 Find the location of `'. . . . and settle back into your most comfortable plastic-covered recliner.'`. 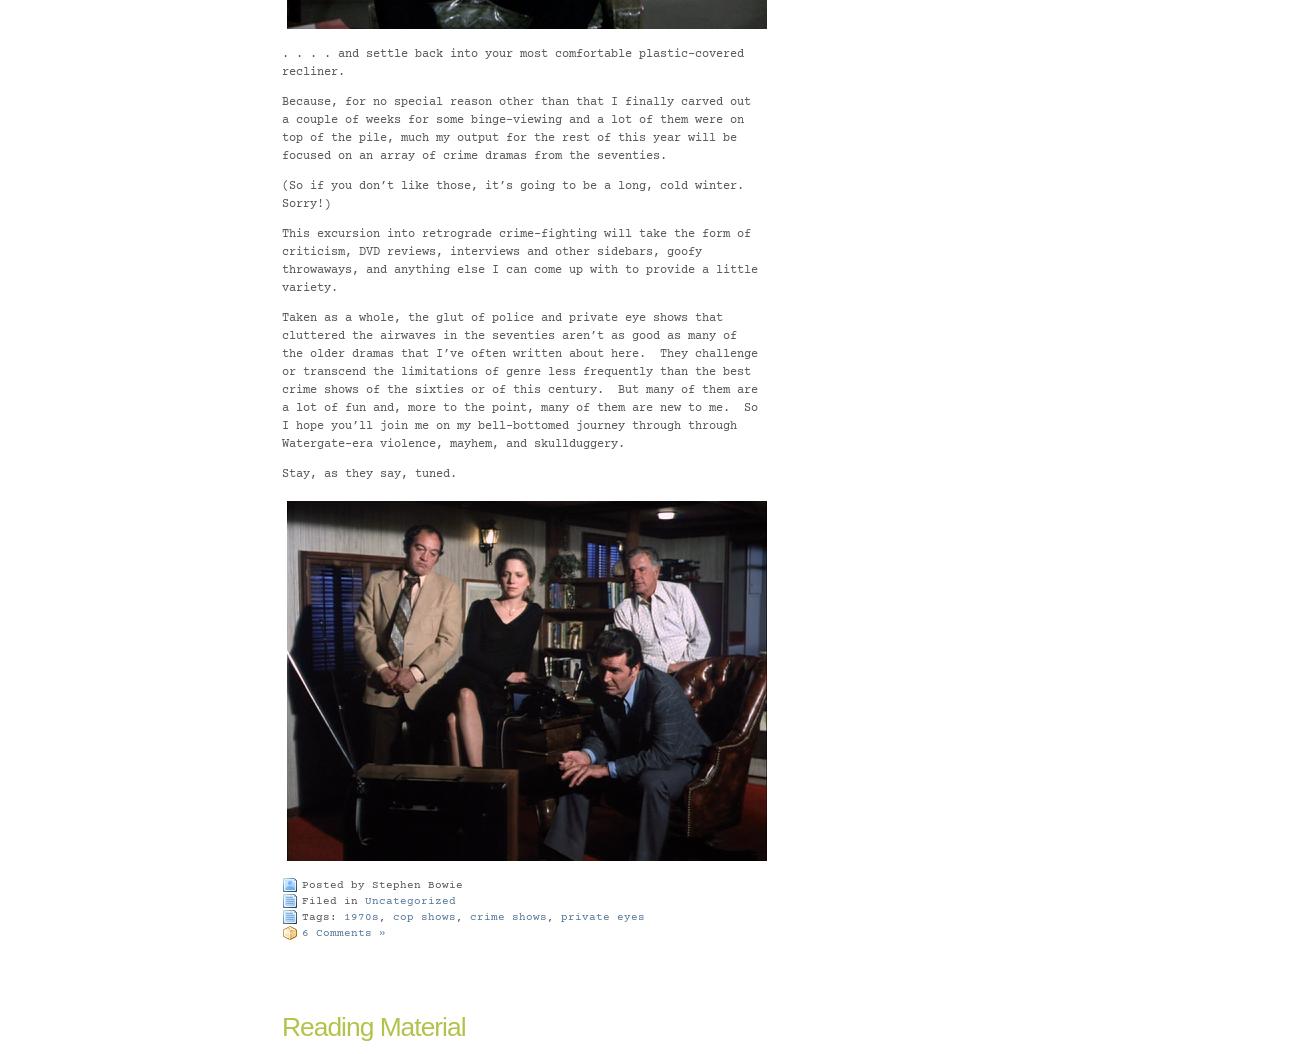

'. . . . and settle back into your most comfortable plastic-covered recliner.' is located at coordinates (281, 61).